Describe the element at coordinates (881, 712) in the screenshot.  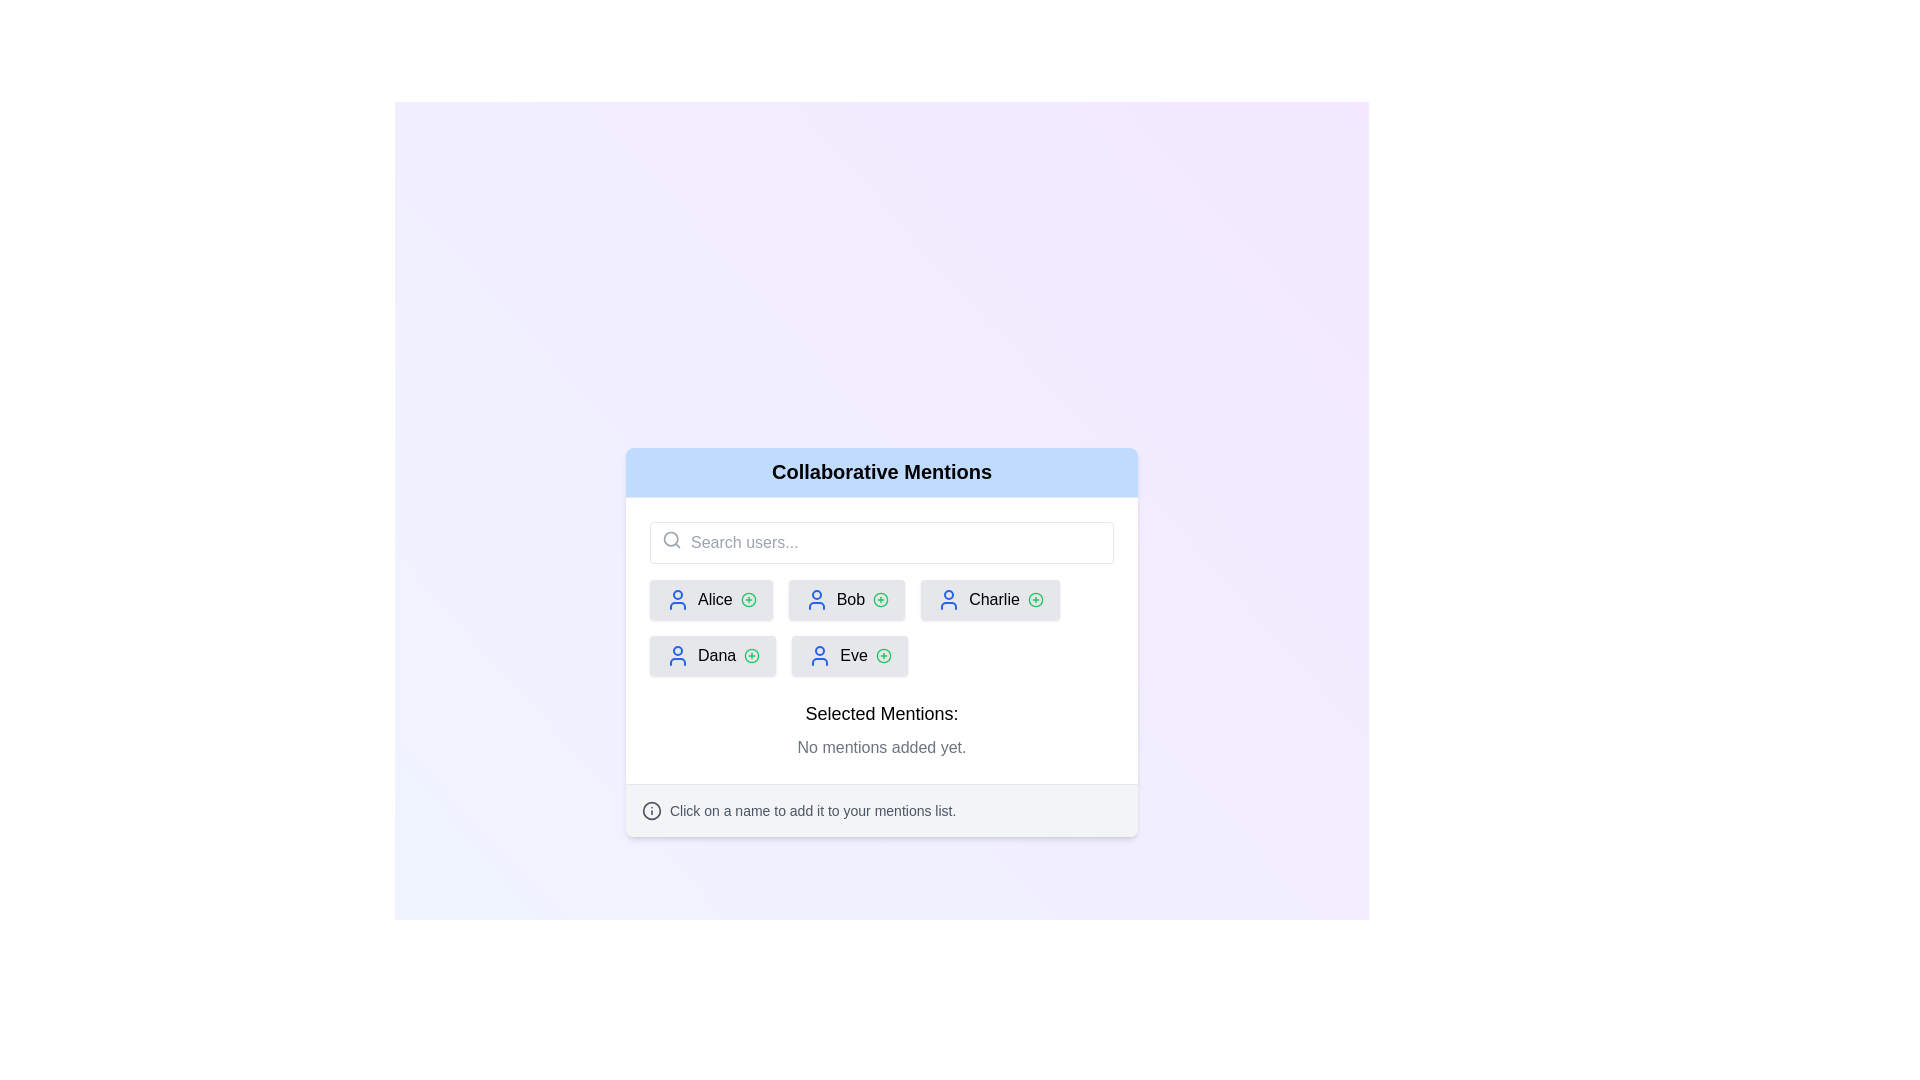
I see `the bold text label 'Selected Mentions:' which is prominently displayed in black against a light background, located within the 'Collaborative Mentions' interface, above the text 'No mentions added yet.'` at that location.